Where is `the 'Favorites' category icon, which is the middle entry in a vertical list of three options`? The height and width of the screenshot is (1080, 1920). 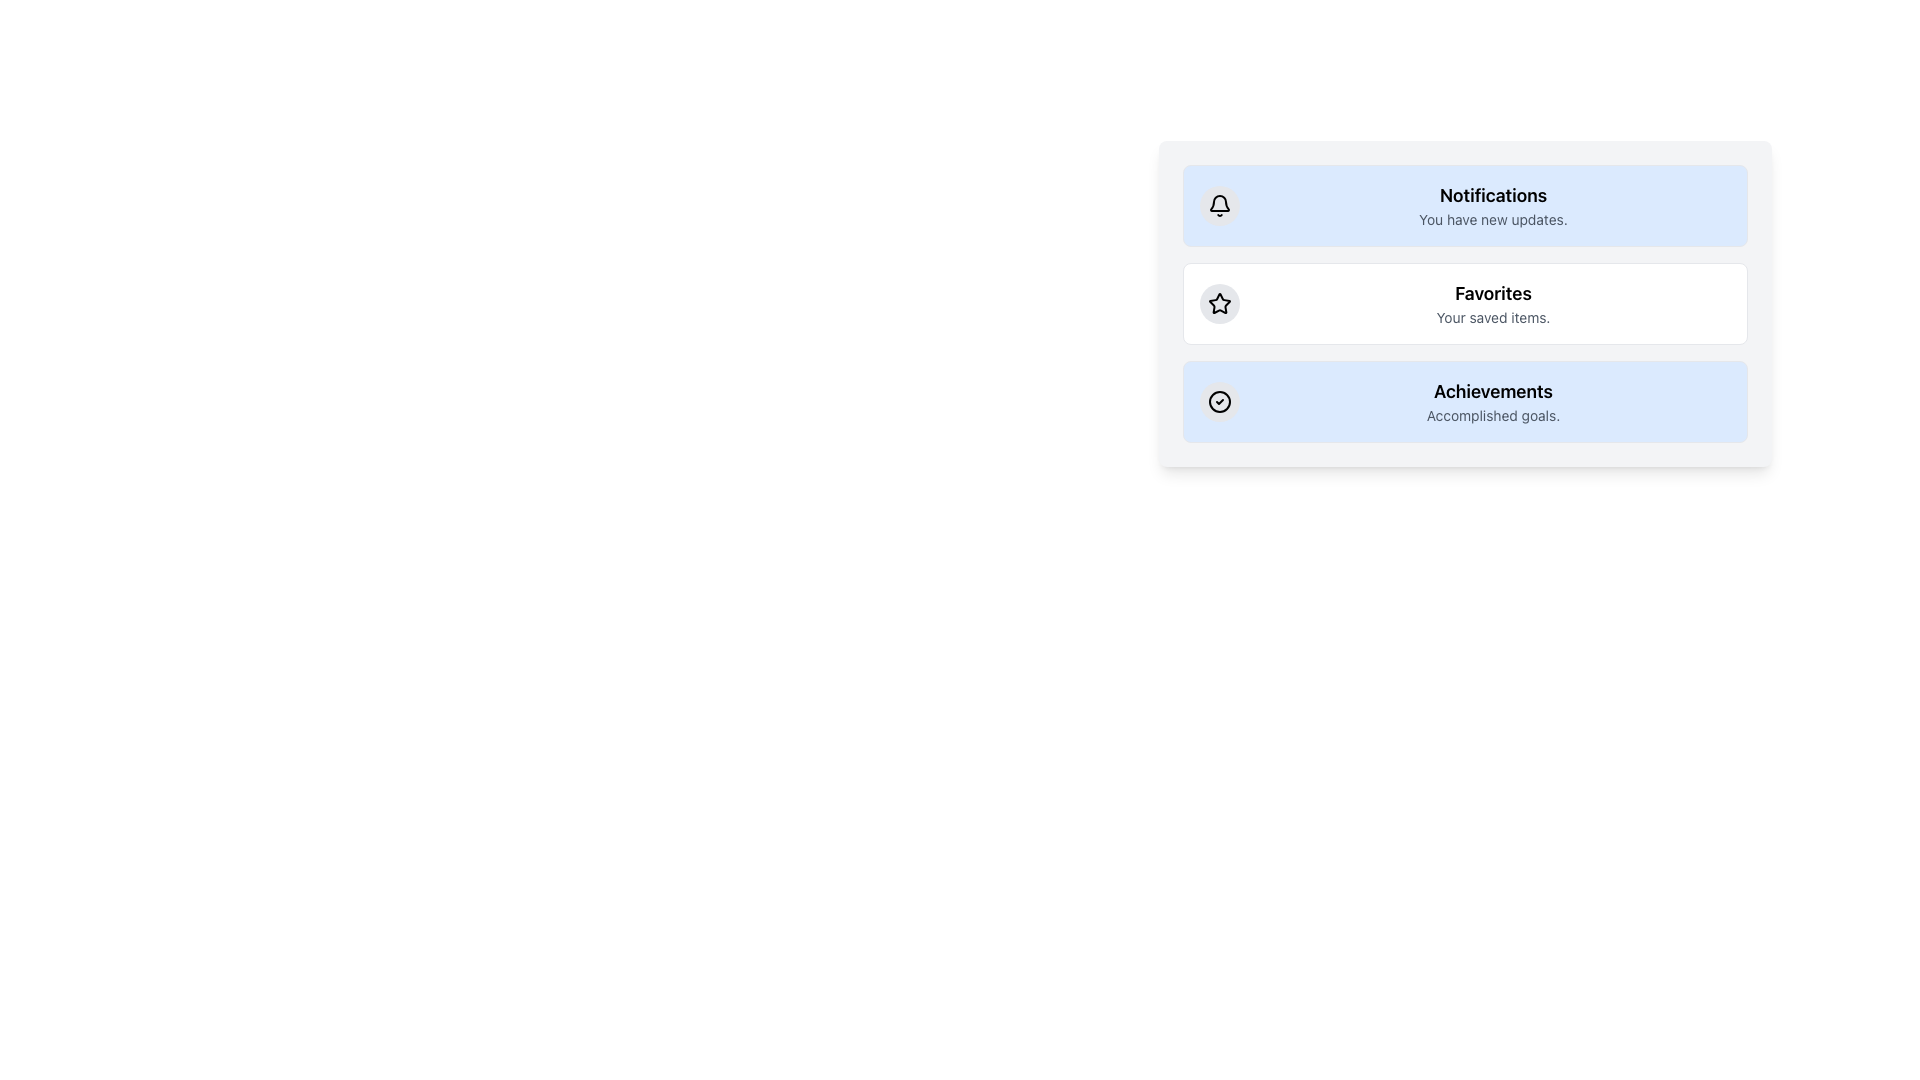 the 'Favorites' category icon, which is the middle entry in a vertical list of three options is located at coordinates (1218, 304).